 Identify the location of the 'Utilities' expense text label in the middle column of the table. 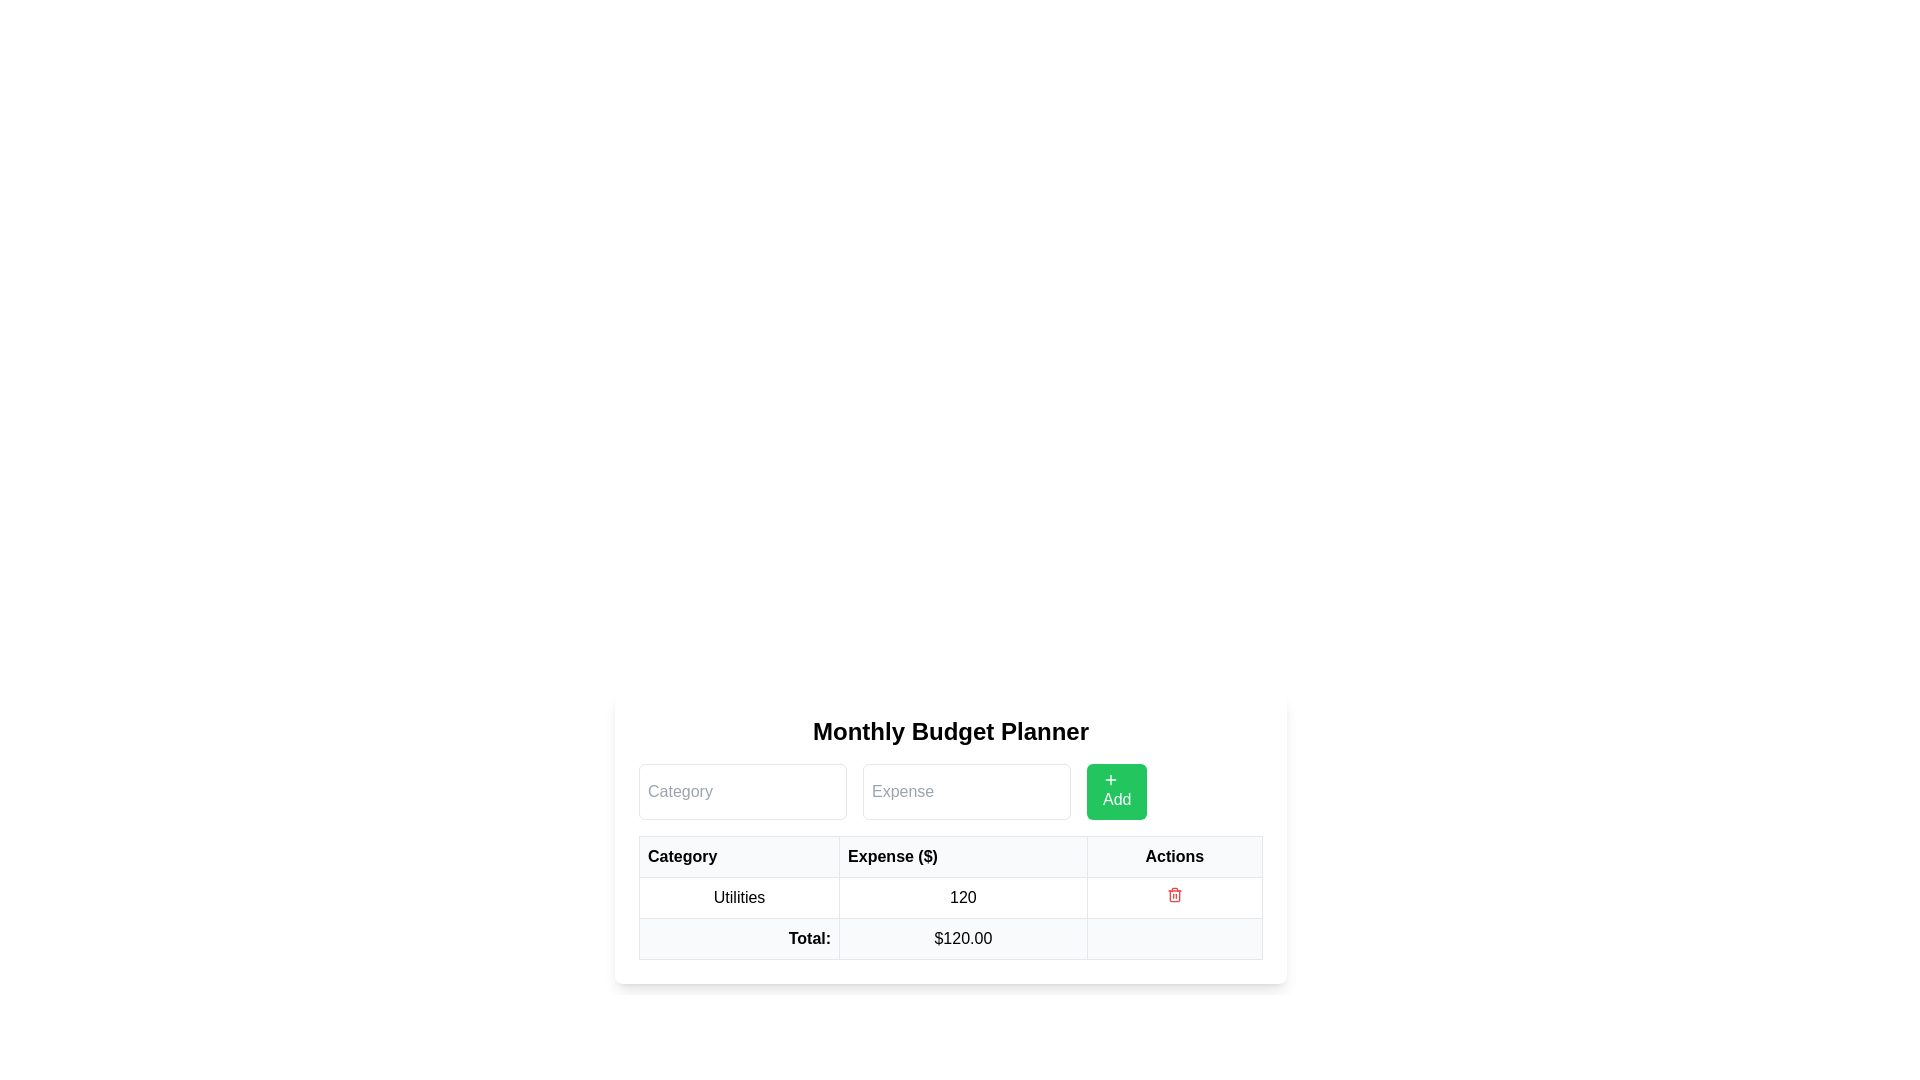
(963, 897).